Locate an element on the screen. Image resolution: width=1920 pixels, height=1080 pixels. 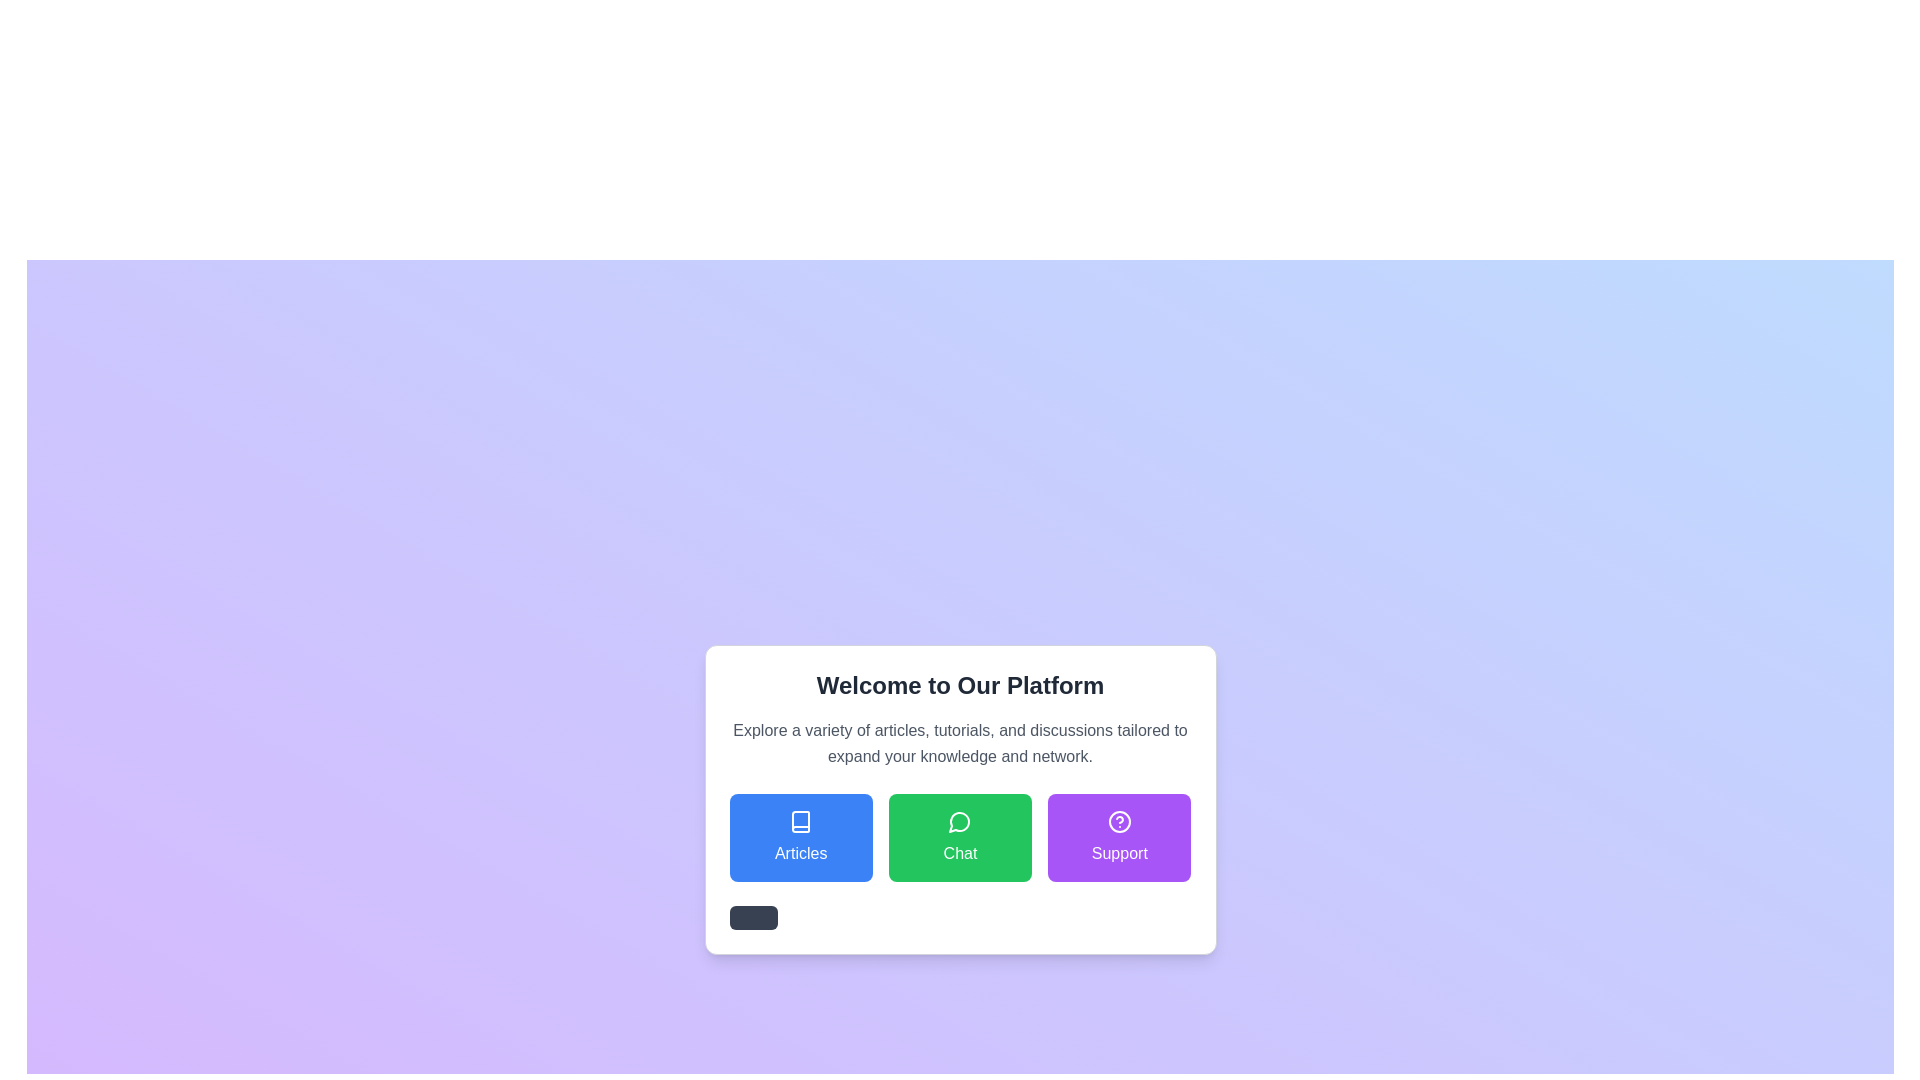
the descriptive text styled in light gray color, located below the title 'Welcome to Our Platform' and above the buttons 'Articles', 'Chat', and 'Support' is located at coordinates (960, 744).